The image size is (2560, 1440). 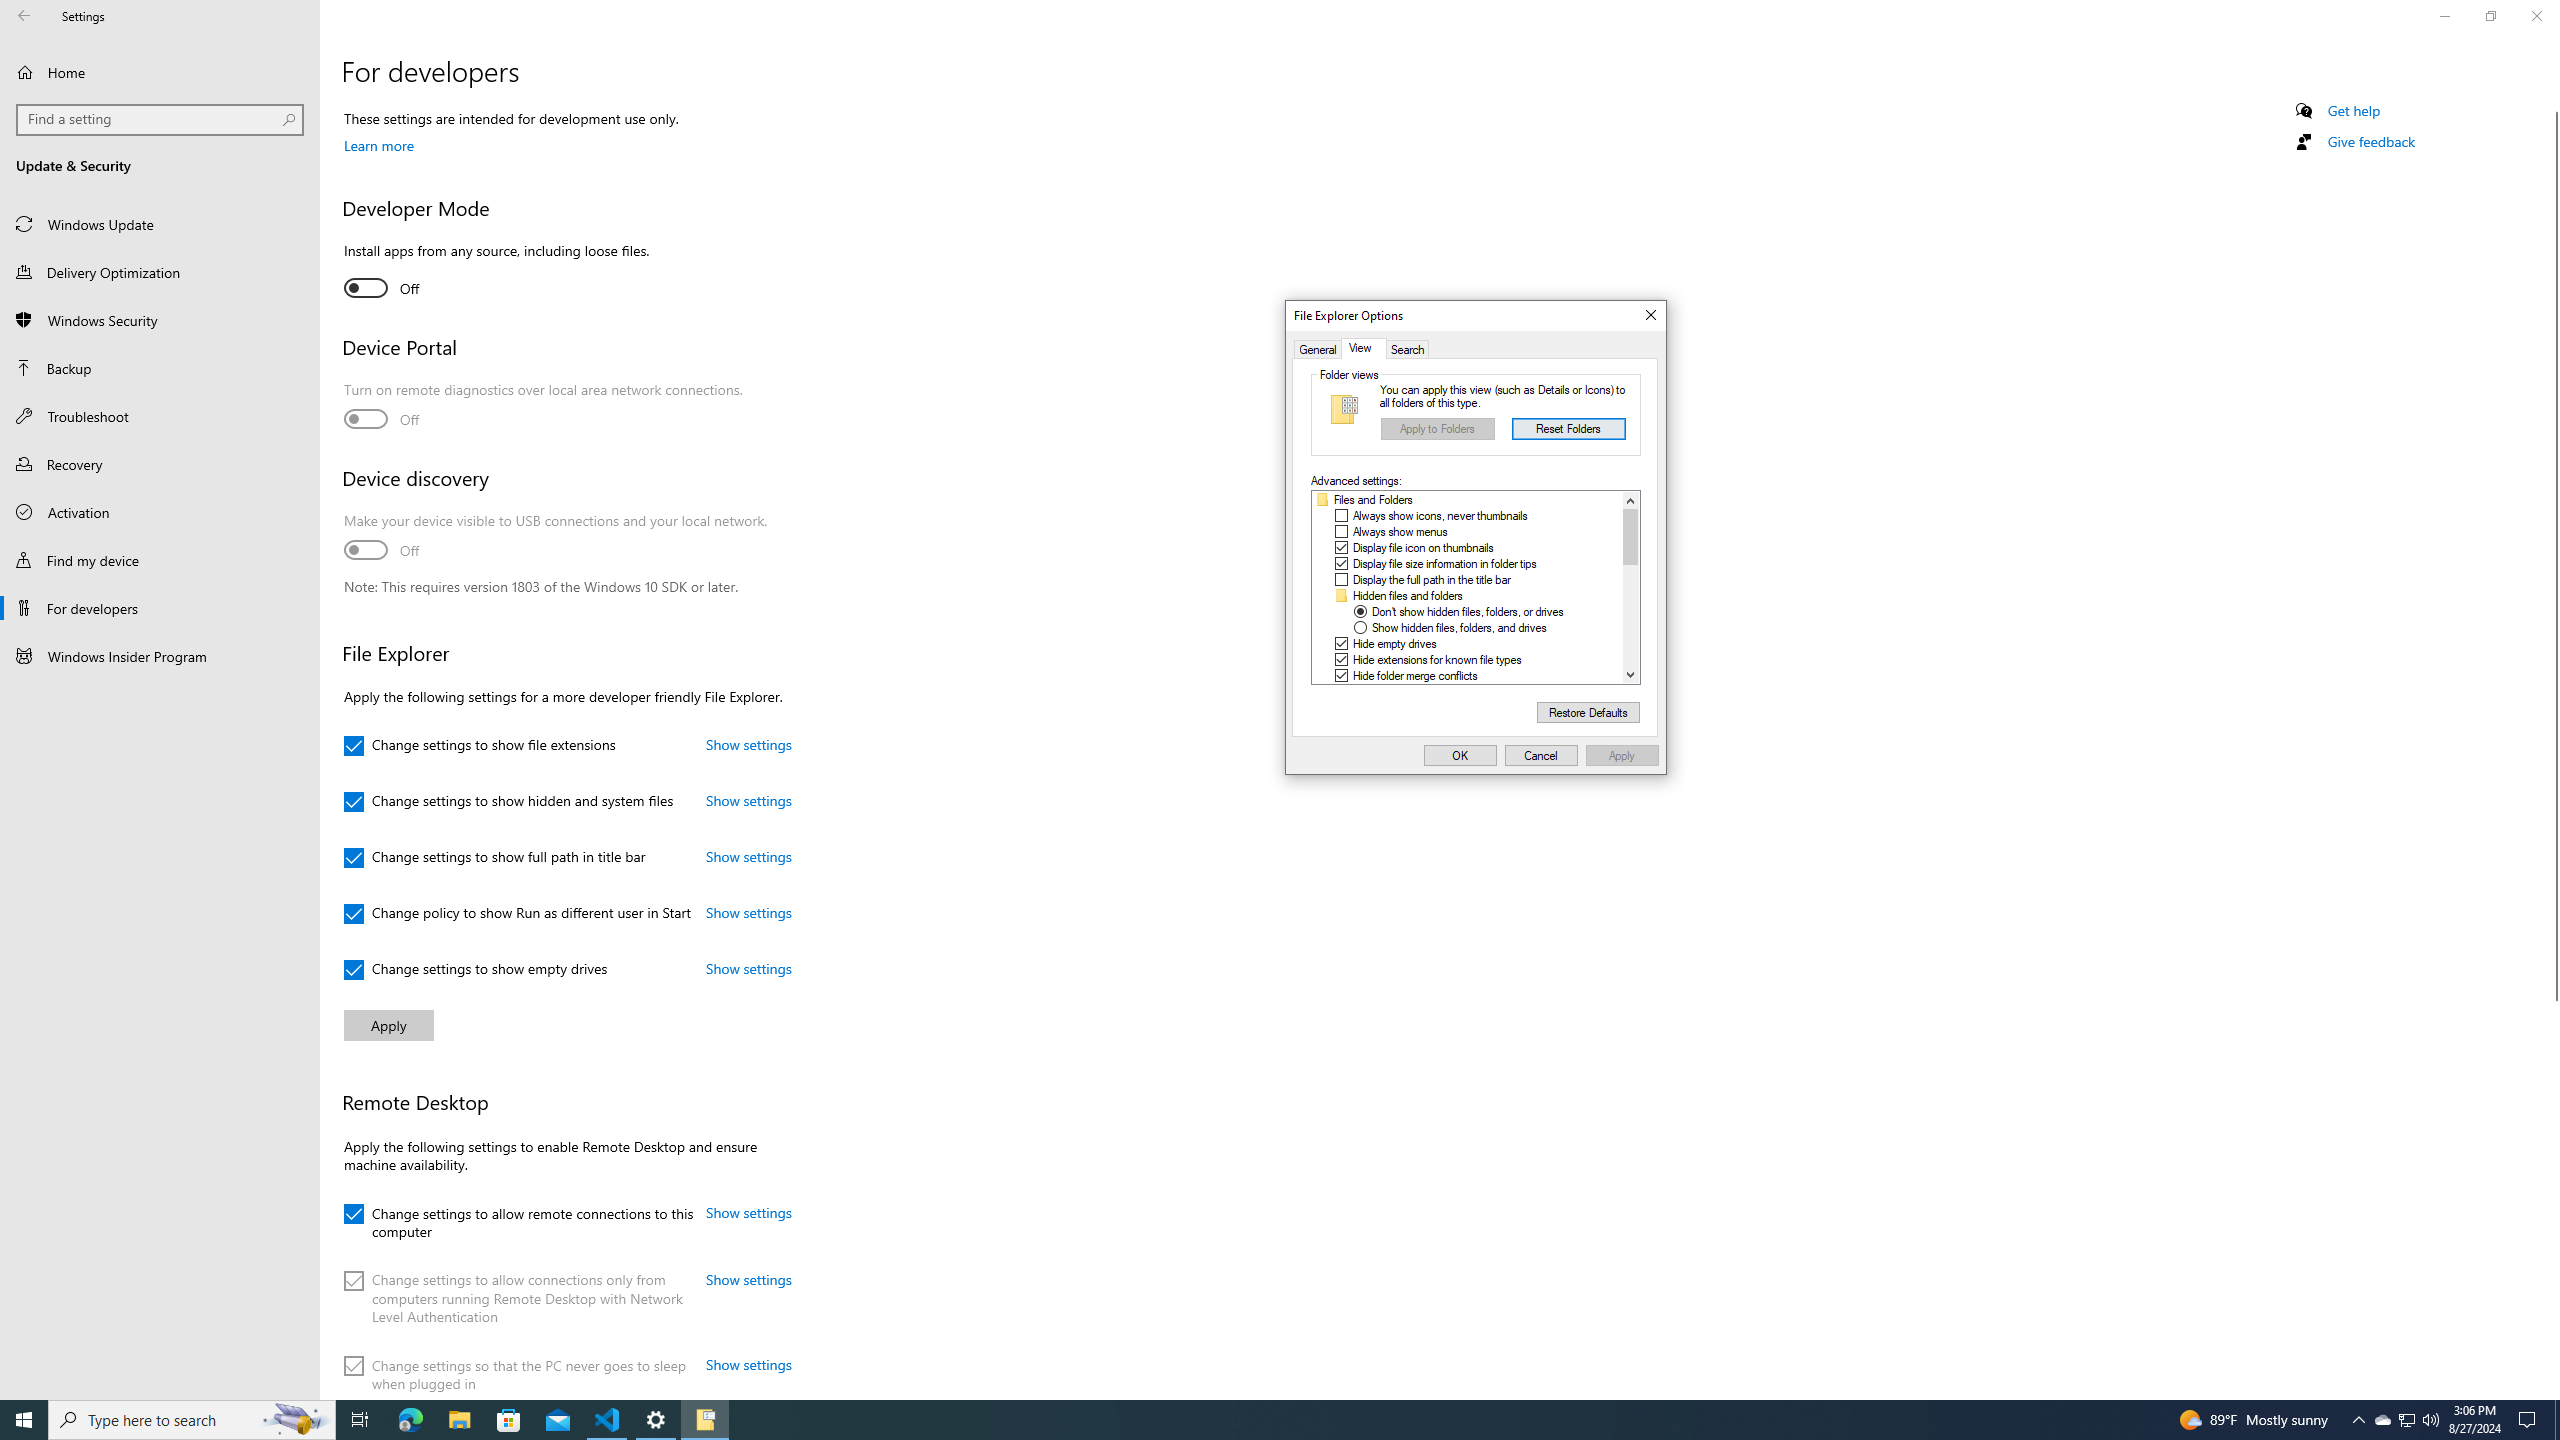 What do you see at coordinates (191, 1418) in the screenshot?
I see `'Type here to search'` at bounding box center [191, 1418].